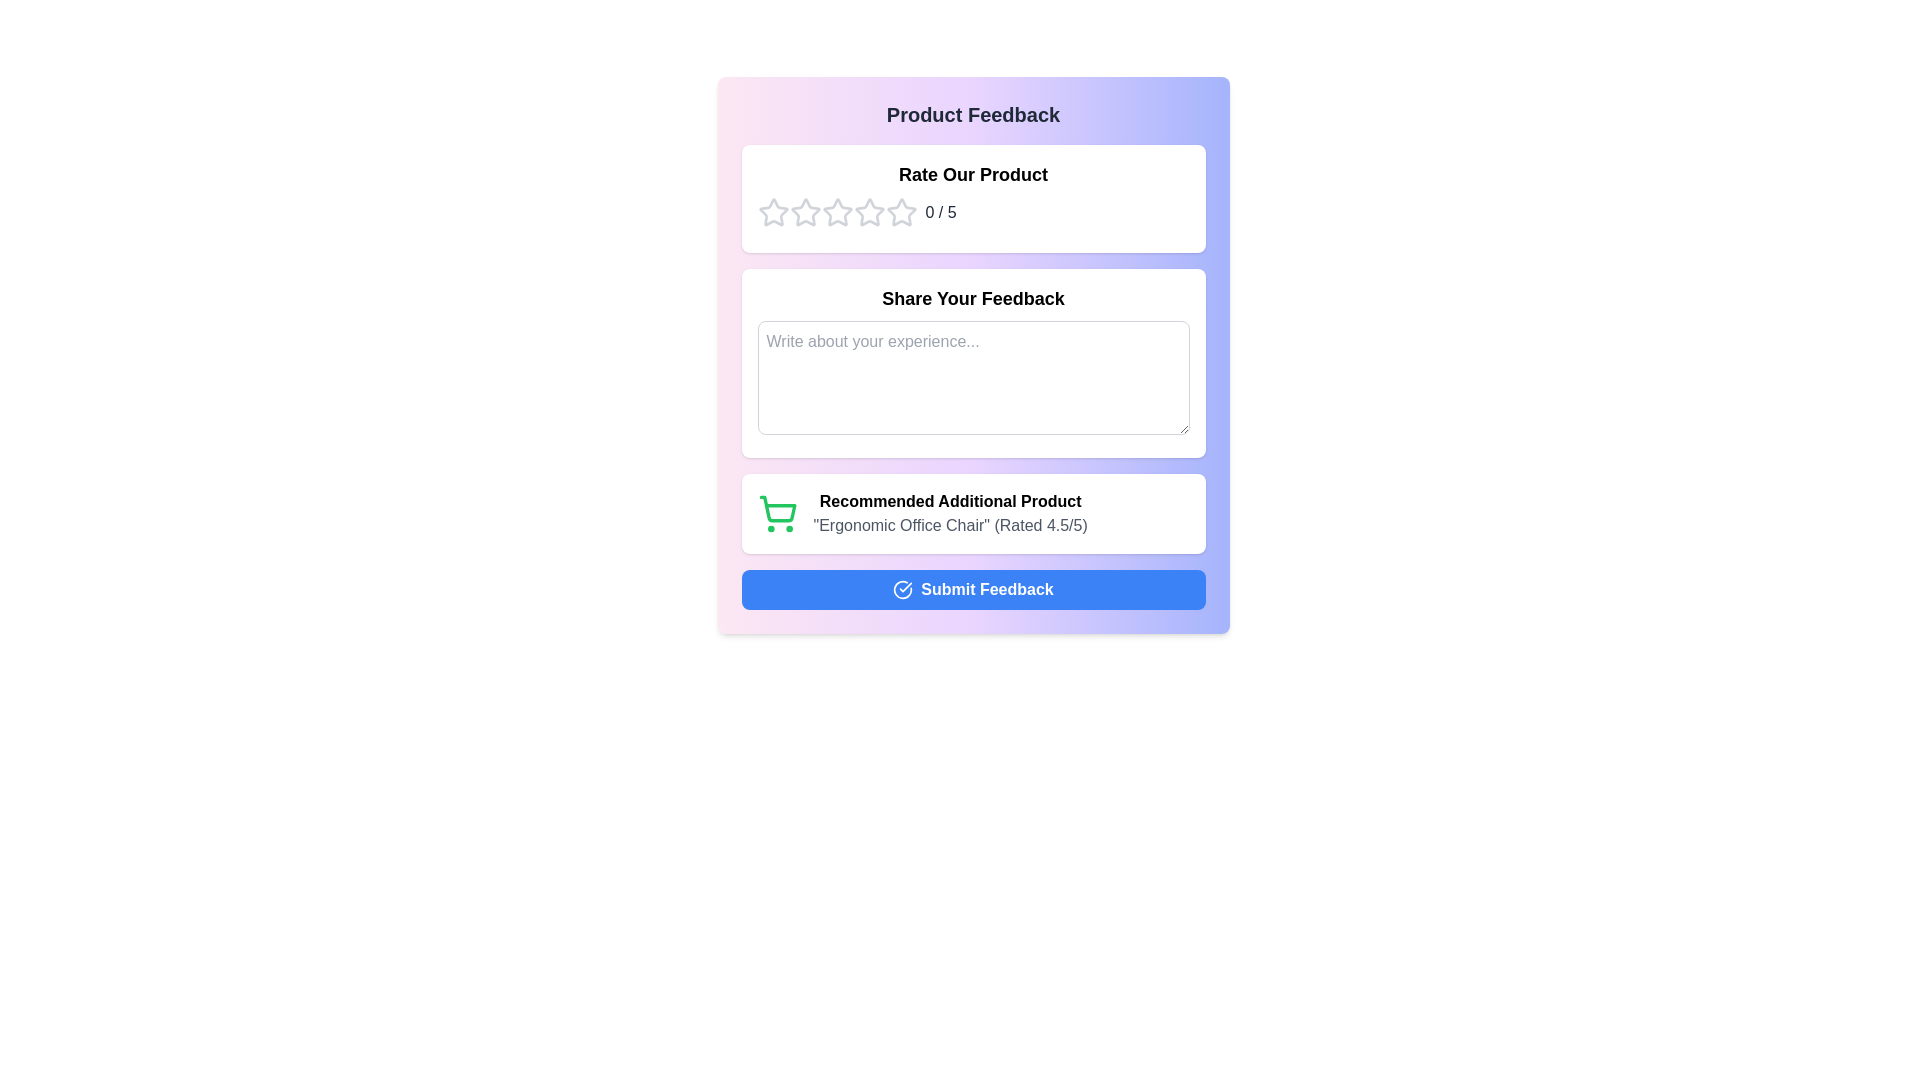 Image resolution: width=1920 pixels, height=1080 pixels. I want to click on the informational text displaying the current rating out of 5, located to the right of the star icons in the 'Rate Our Product' section at the top of the interface, so click(939, 212).